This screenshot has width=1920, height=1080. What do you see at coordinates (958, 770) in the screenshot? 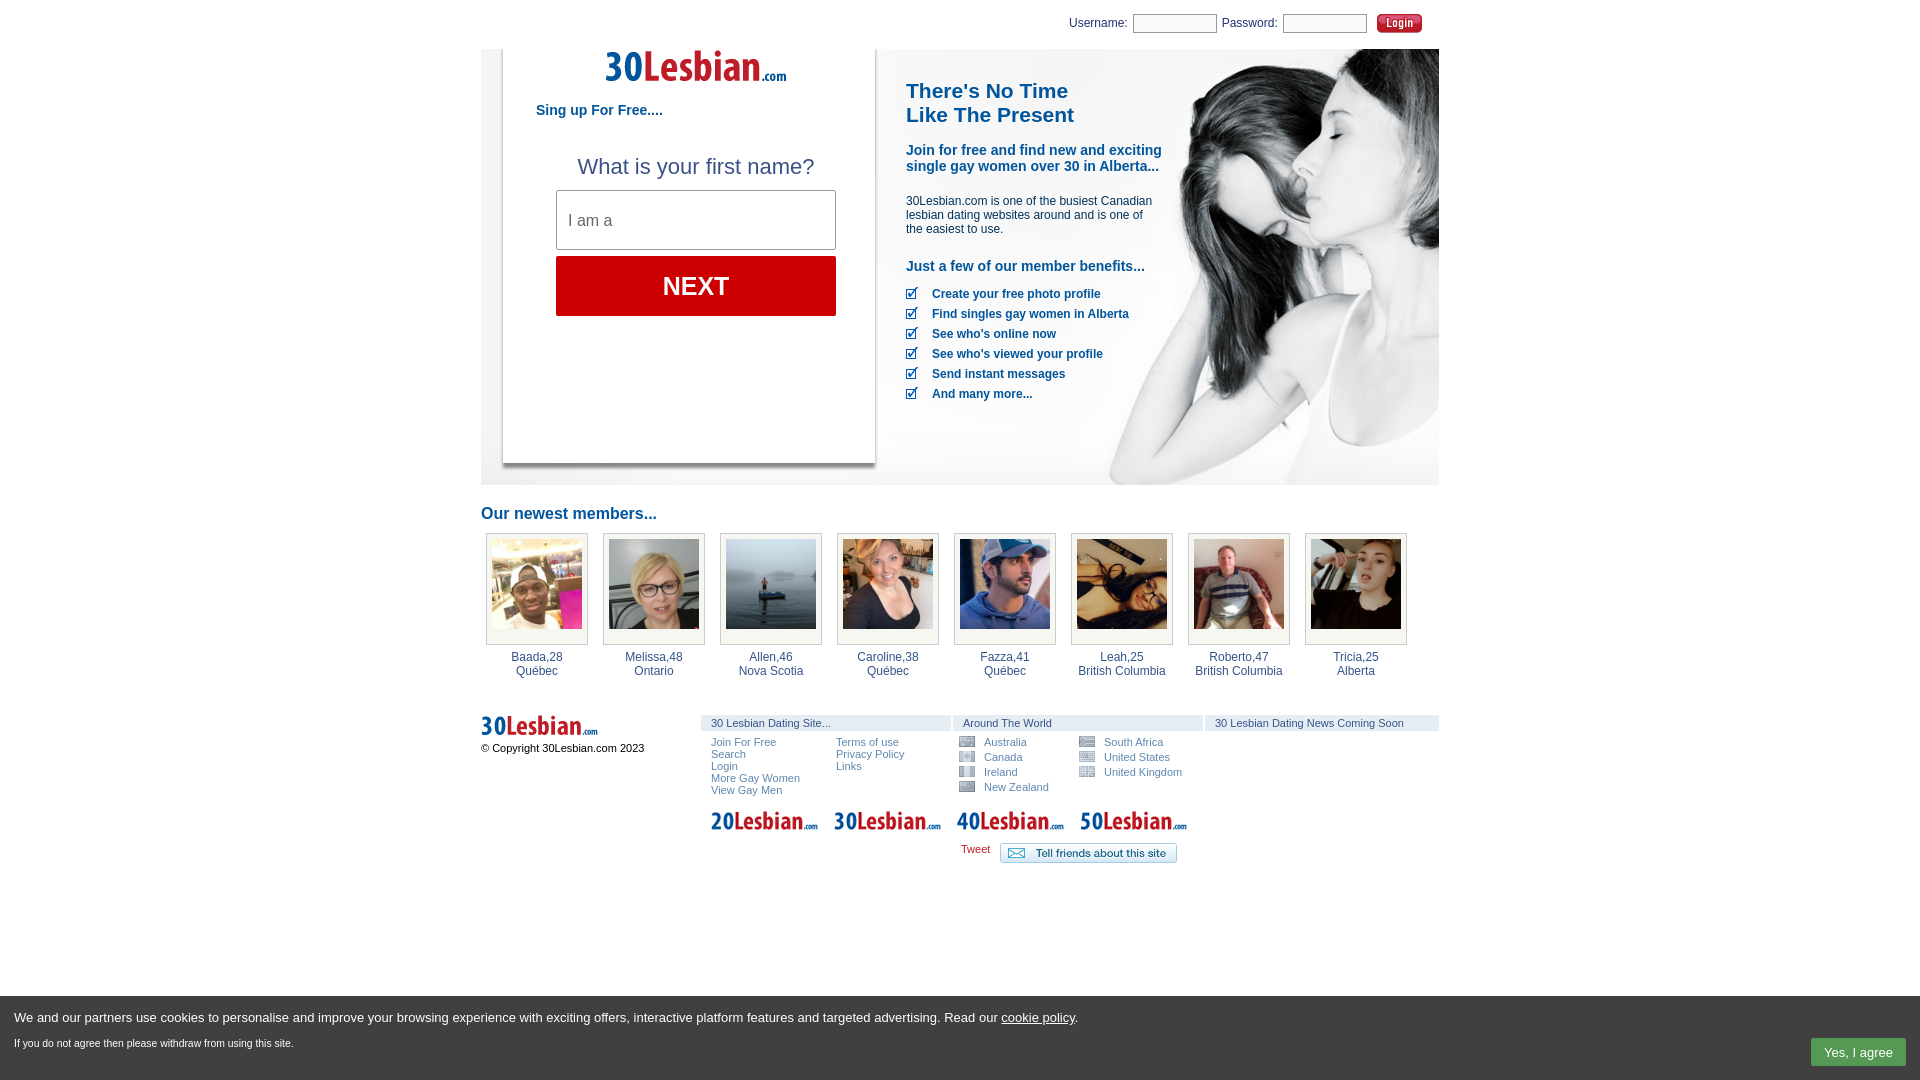
I see `'Ireland'` at bounding box center [958, 770].